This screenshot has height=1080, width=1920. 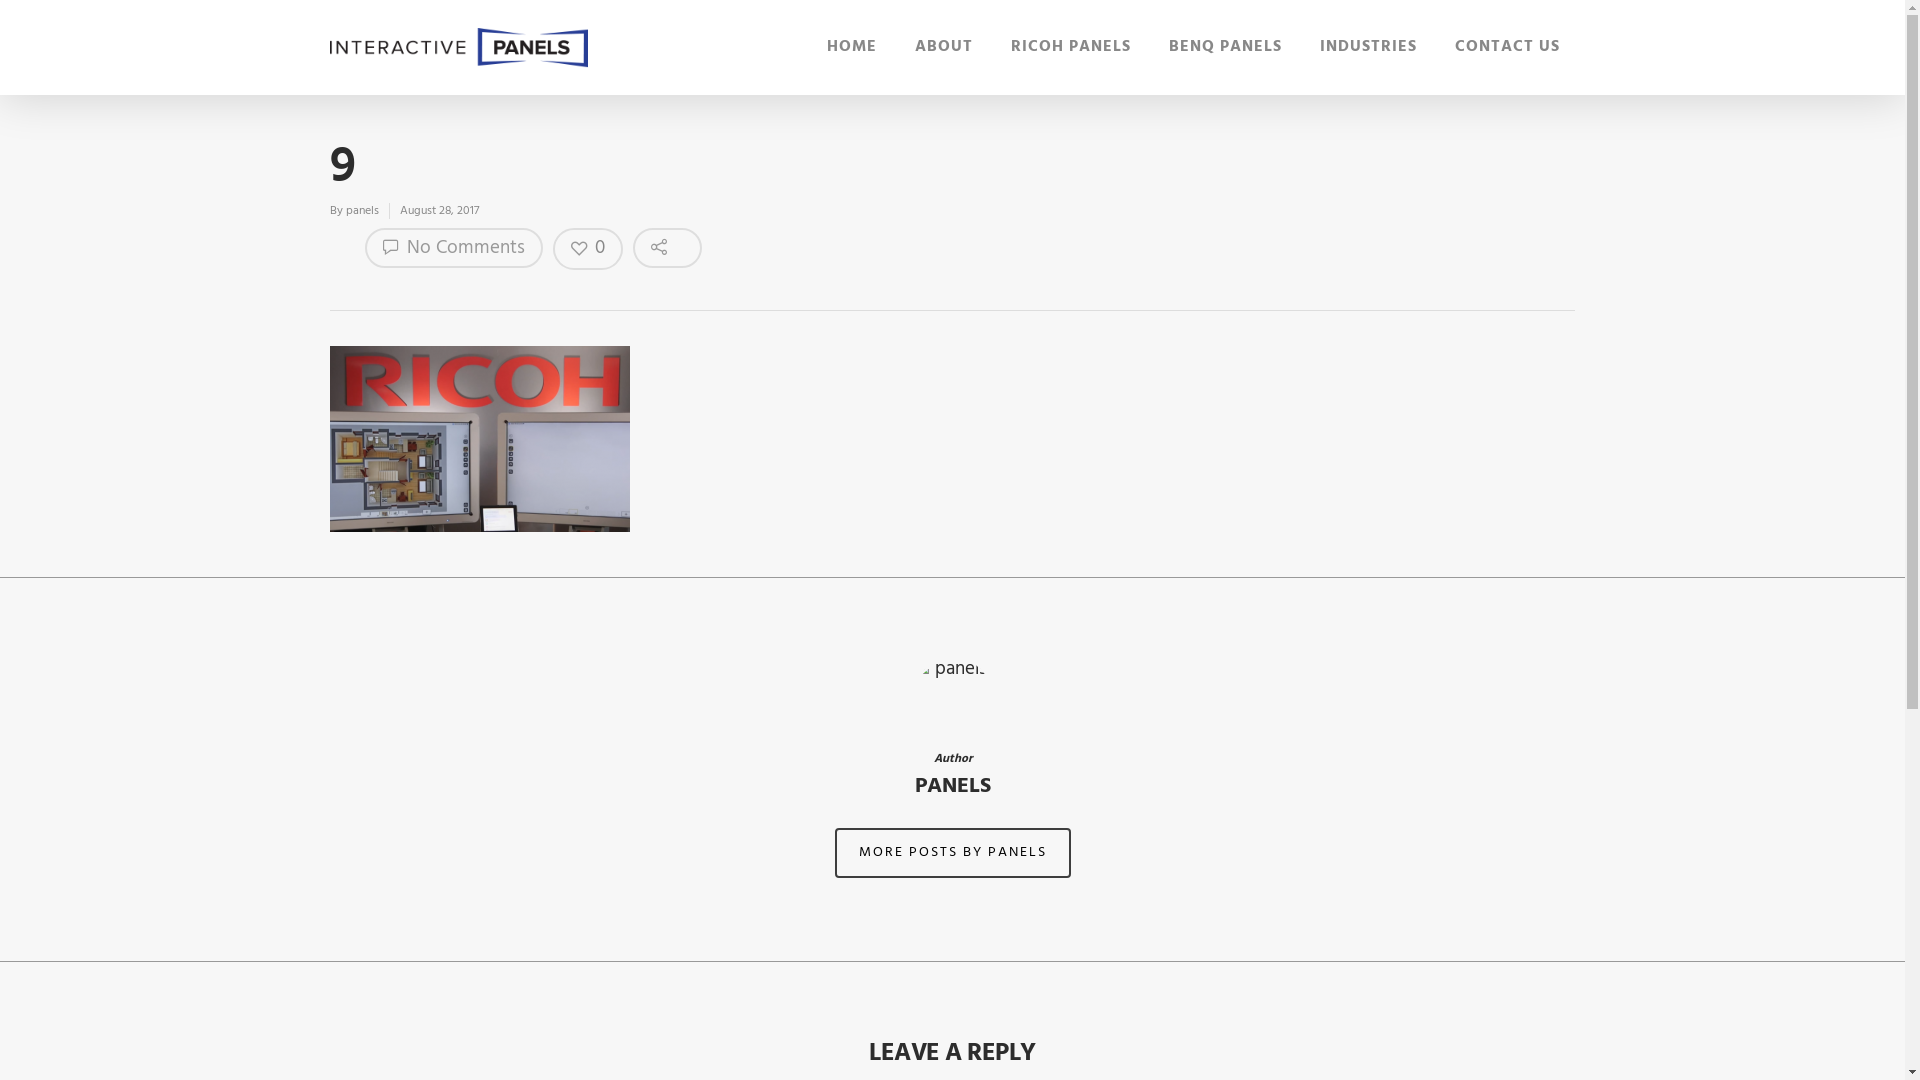 I want to click on '0', so click(x=587, y=248).